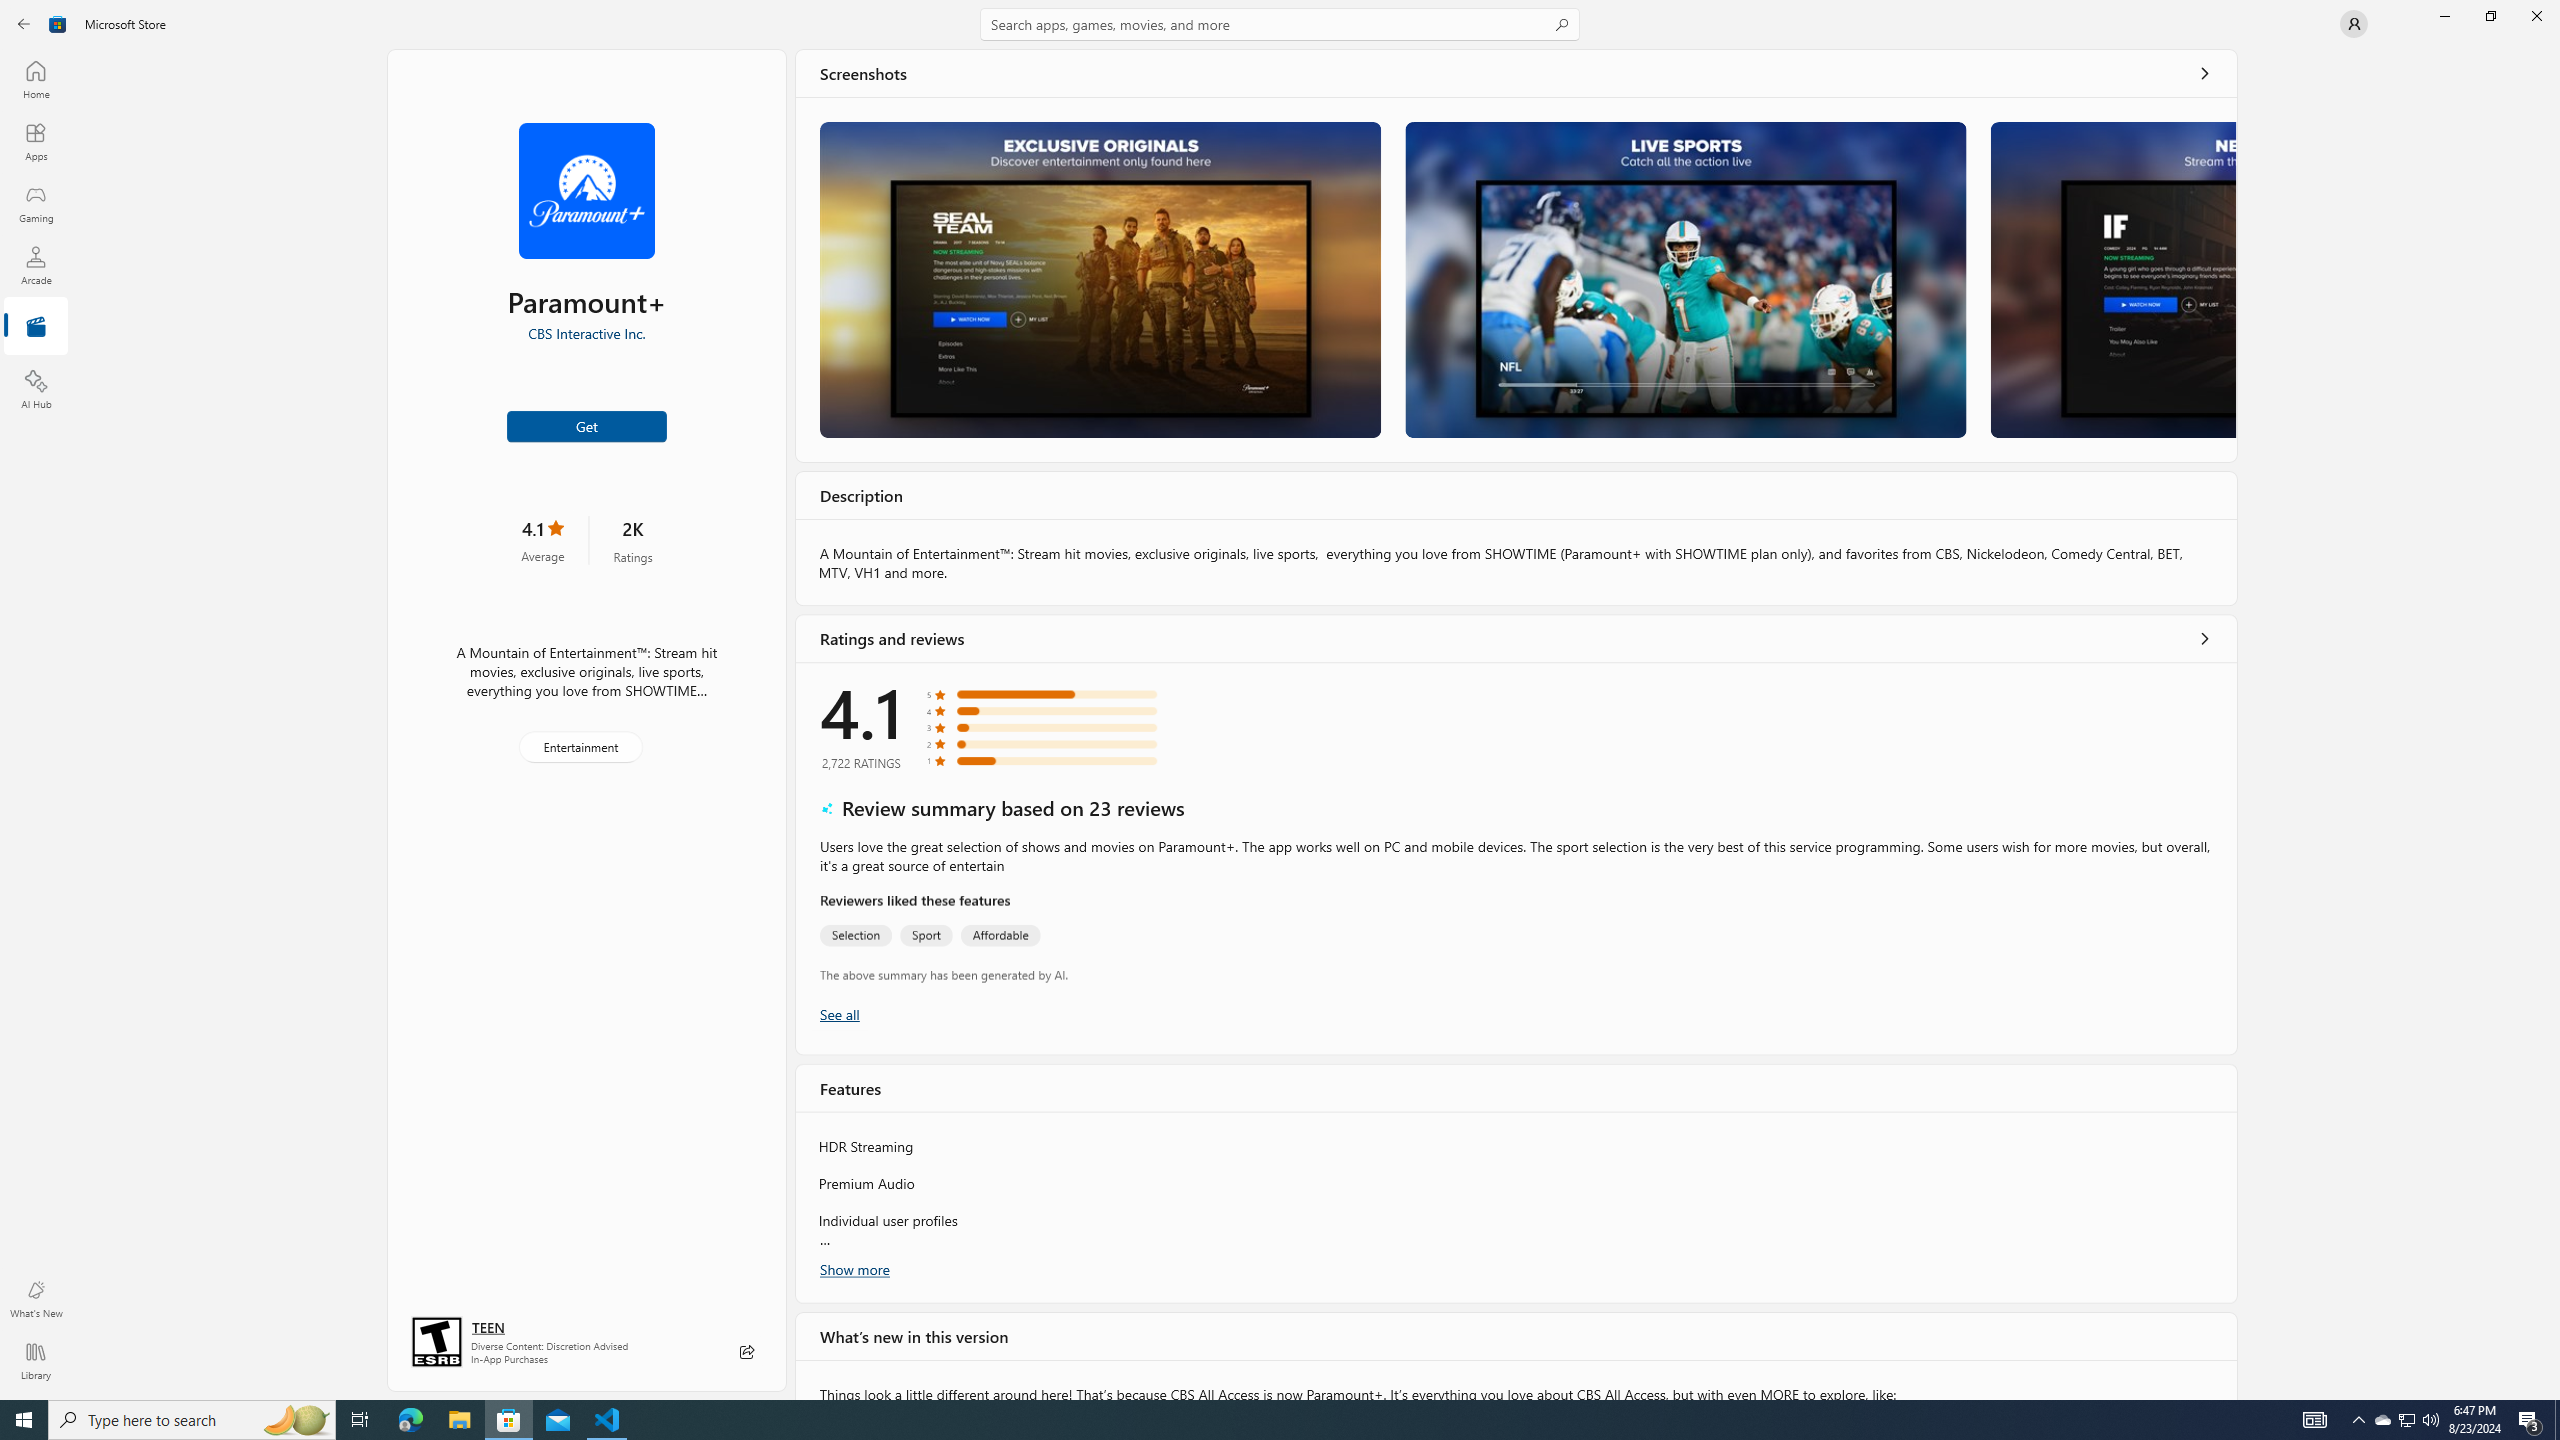 The height and width of the screenshot is (1440, 2560). Describe the element at coordinates (24, 22) in the screenshot. I see `'Back'` at that location.